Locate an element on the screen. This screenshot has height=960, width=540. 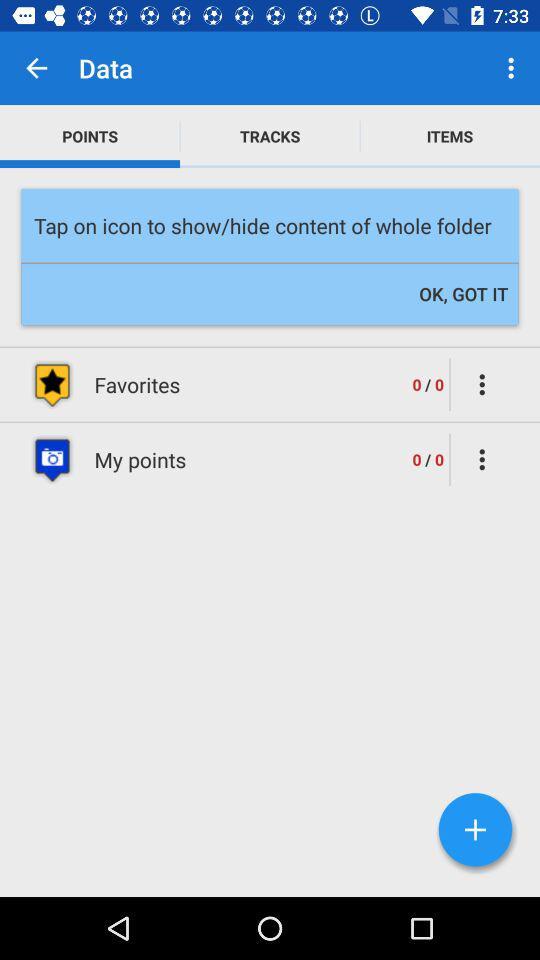
icon below points is located at coordinates (270, 225).